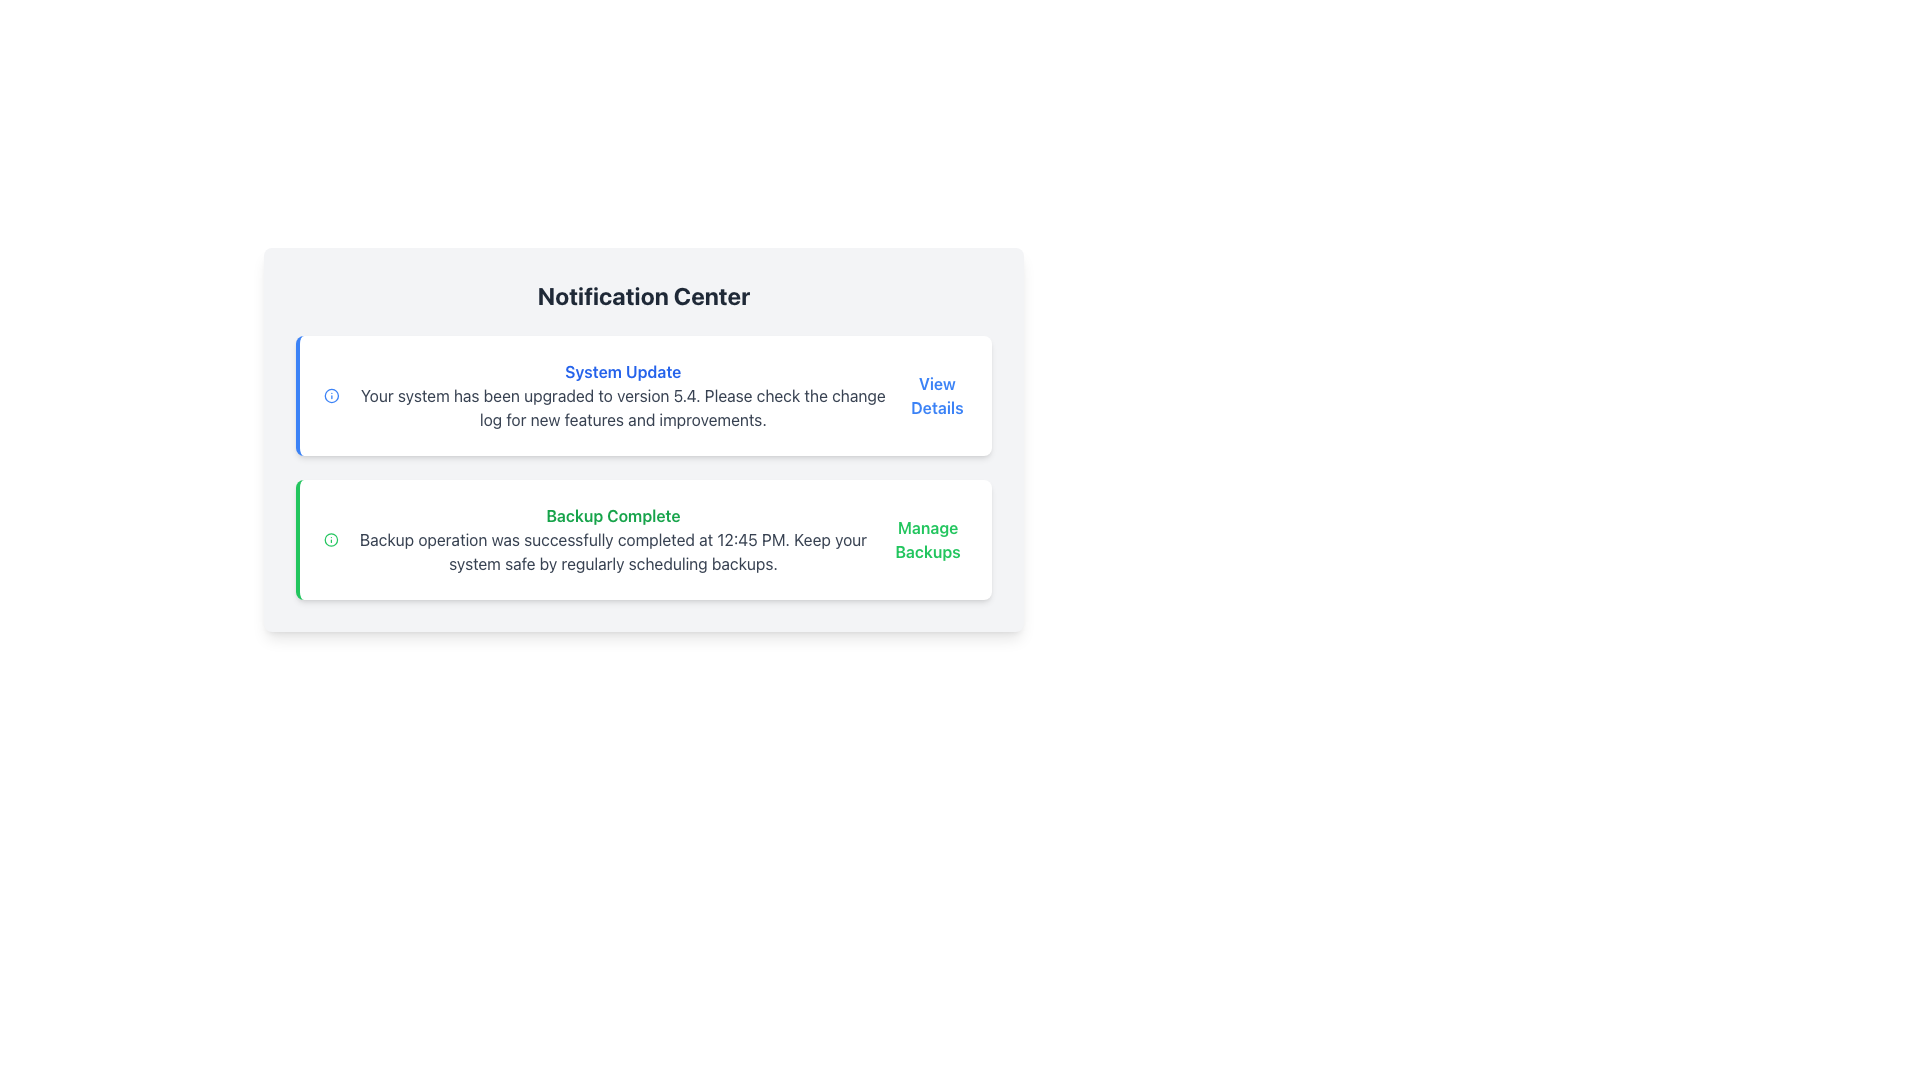 The image size is (1920, 1080). Describe the element at coordinates (643, 540) in the screenshot. I see `informational text from the second entry in the Notification Center, which confirms the success of a backup operation and provides a link for managing backup settings` at that location.